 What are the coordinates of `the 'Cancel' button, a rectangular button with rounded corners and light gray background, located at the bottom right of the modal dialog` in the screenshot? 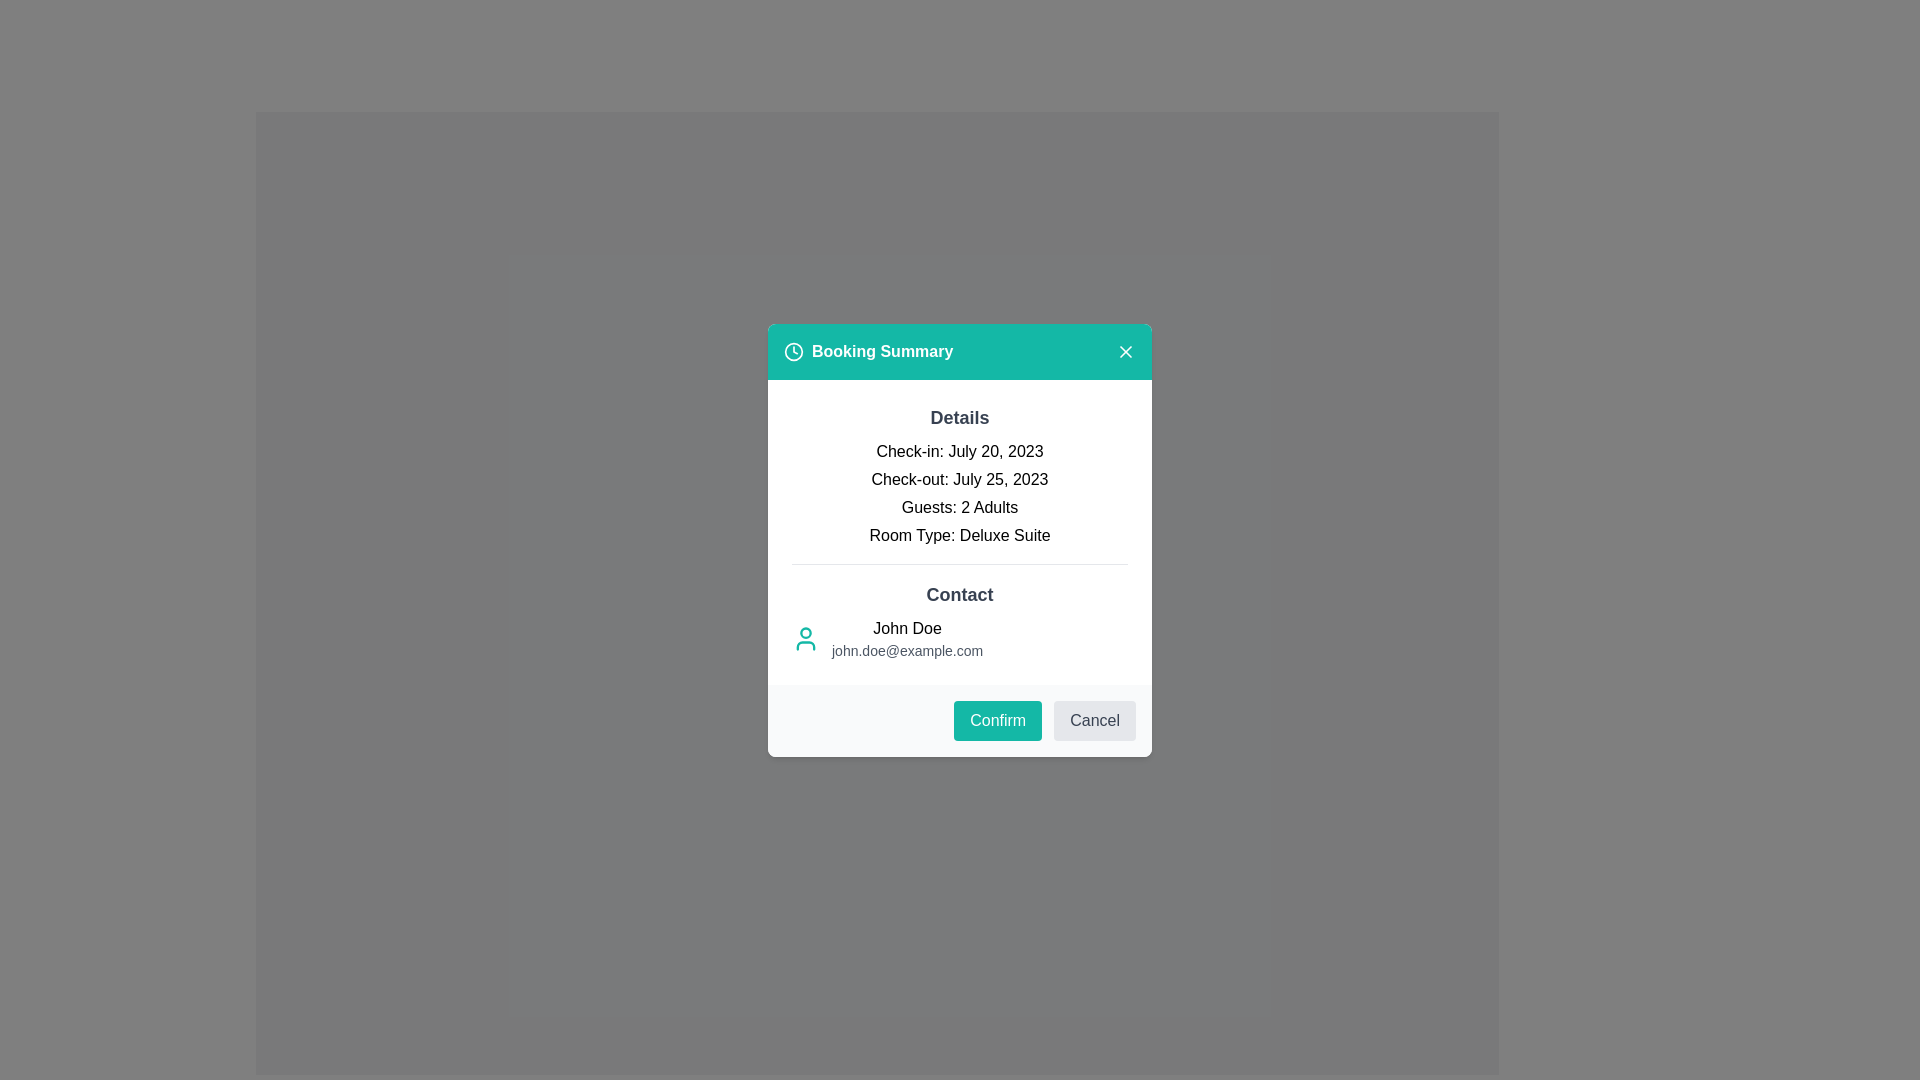 It's located at (1094, 720).